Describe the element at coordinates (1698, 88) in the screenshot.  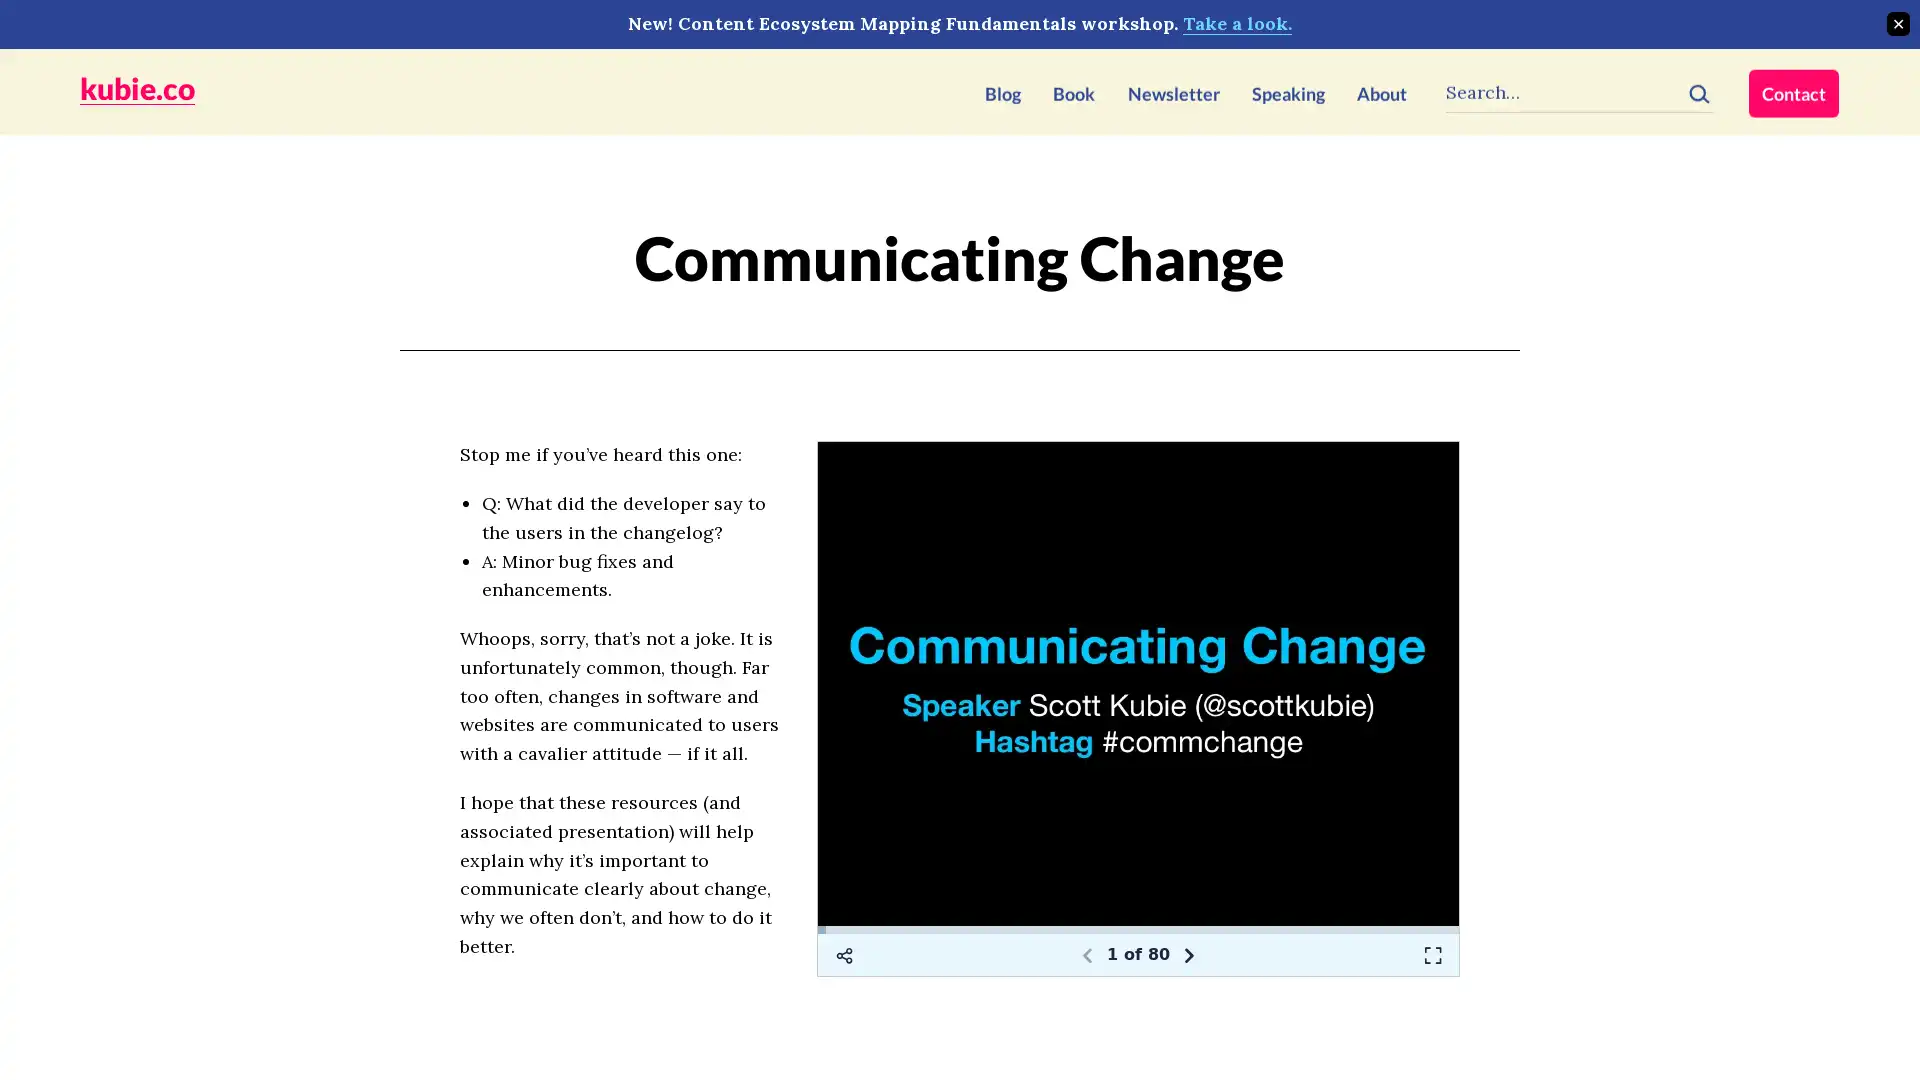
I see `Search` at that location.